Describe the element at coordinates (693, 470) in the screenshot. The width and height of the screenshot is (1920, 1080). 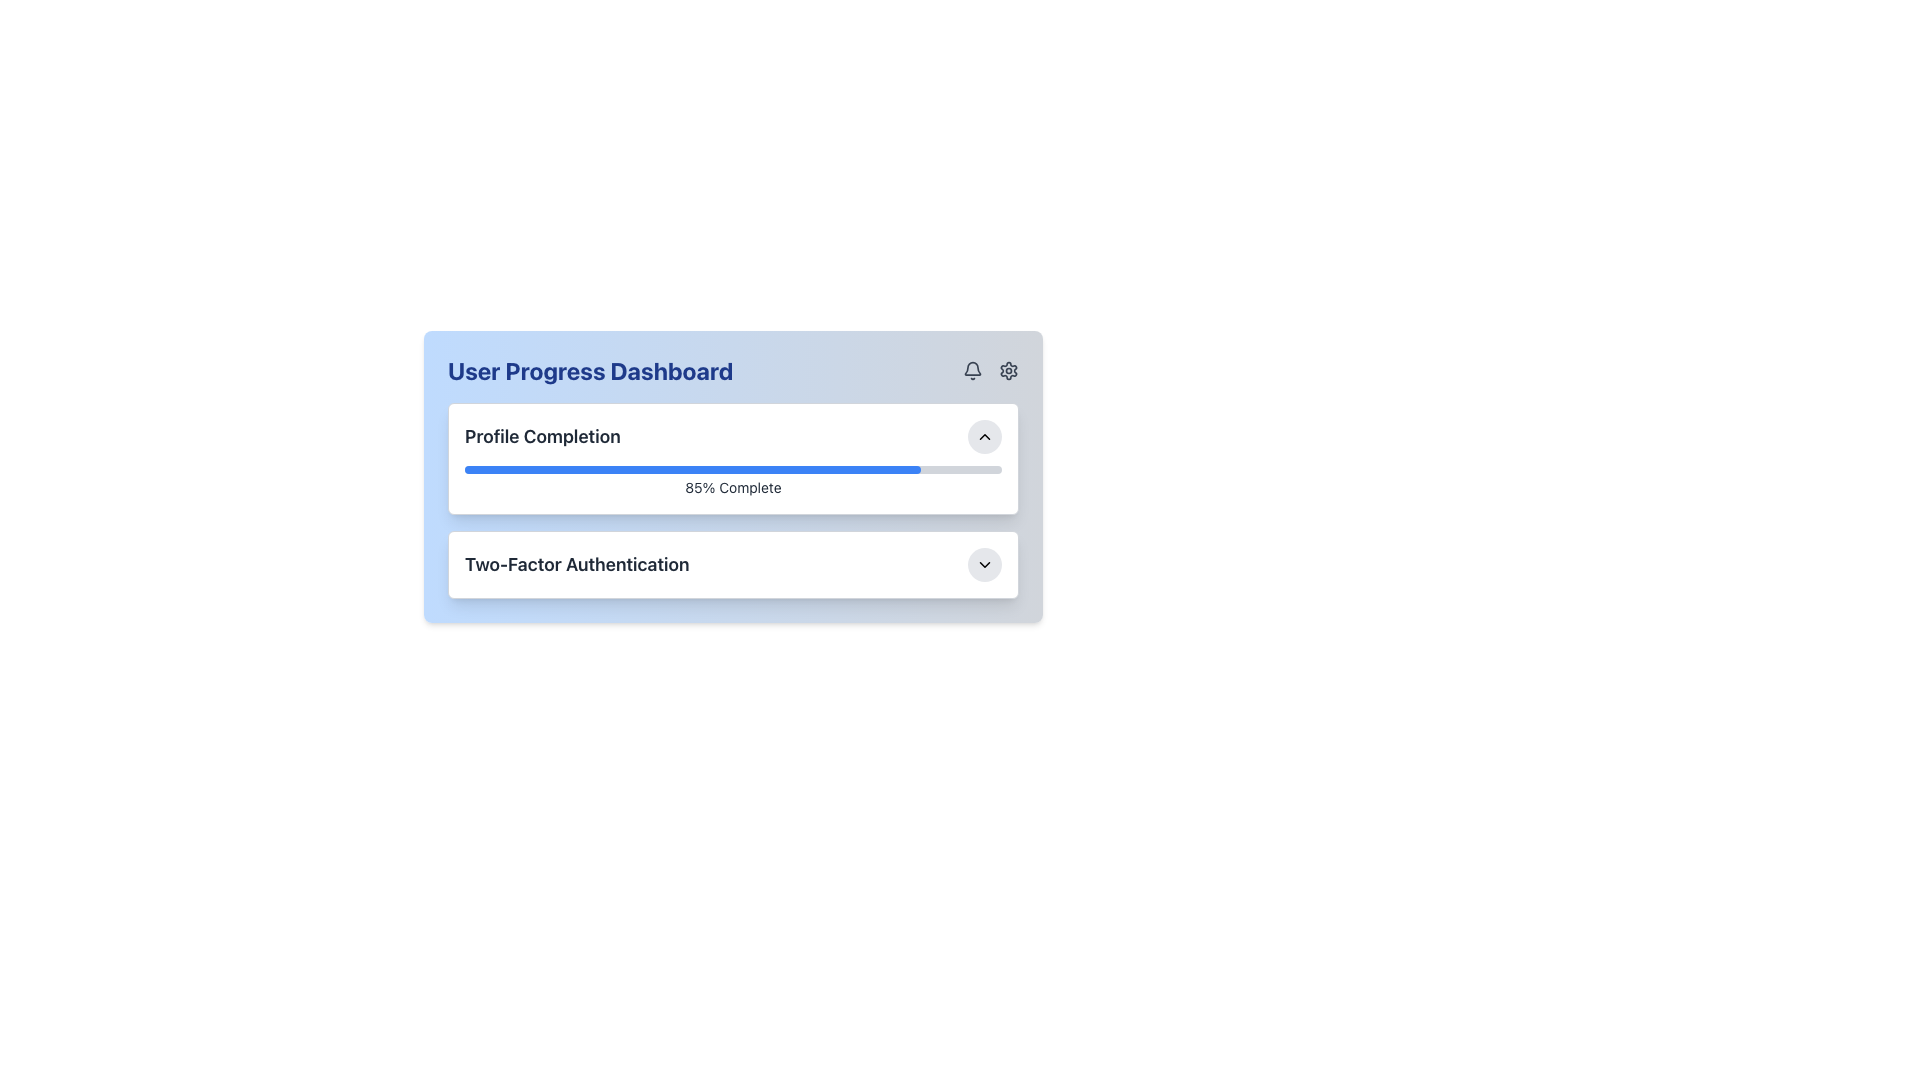
I see `the blue progress bar representing 85% completion in the 'User Progress Dashboard' section` at that location.